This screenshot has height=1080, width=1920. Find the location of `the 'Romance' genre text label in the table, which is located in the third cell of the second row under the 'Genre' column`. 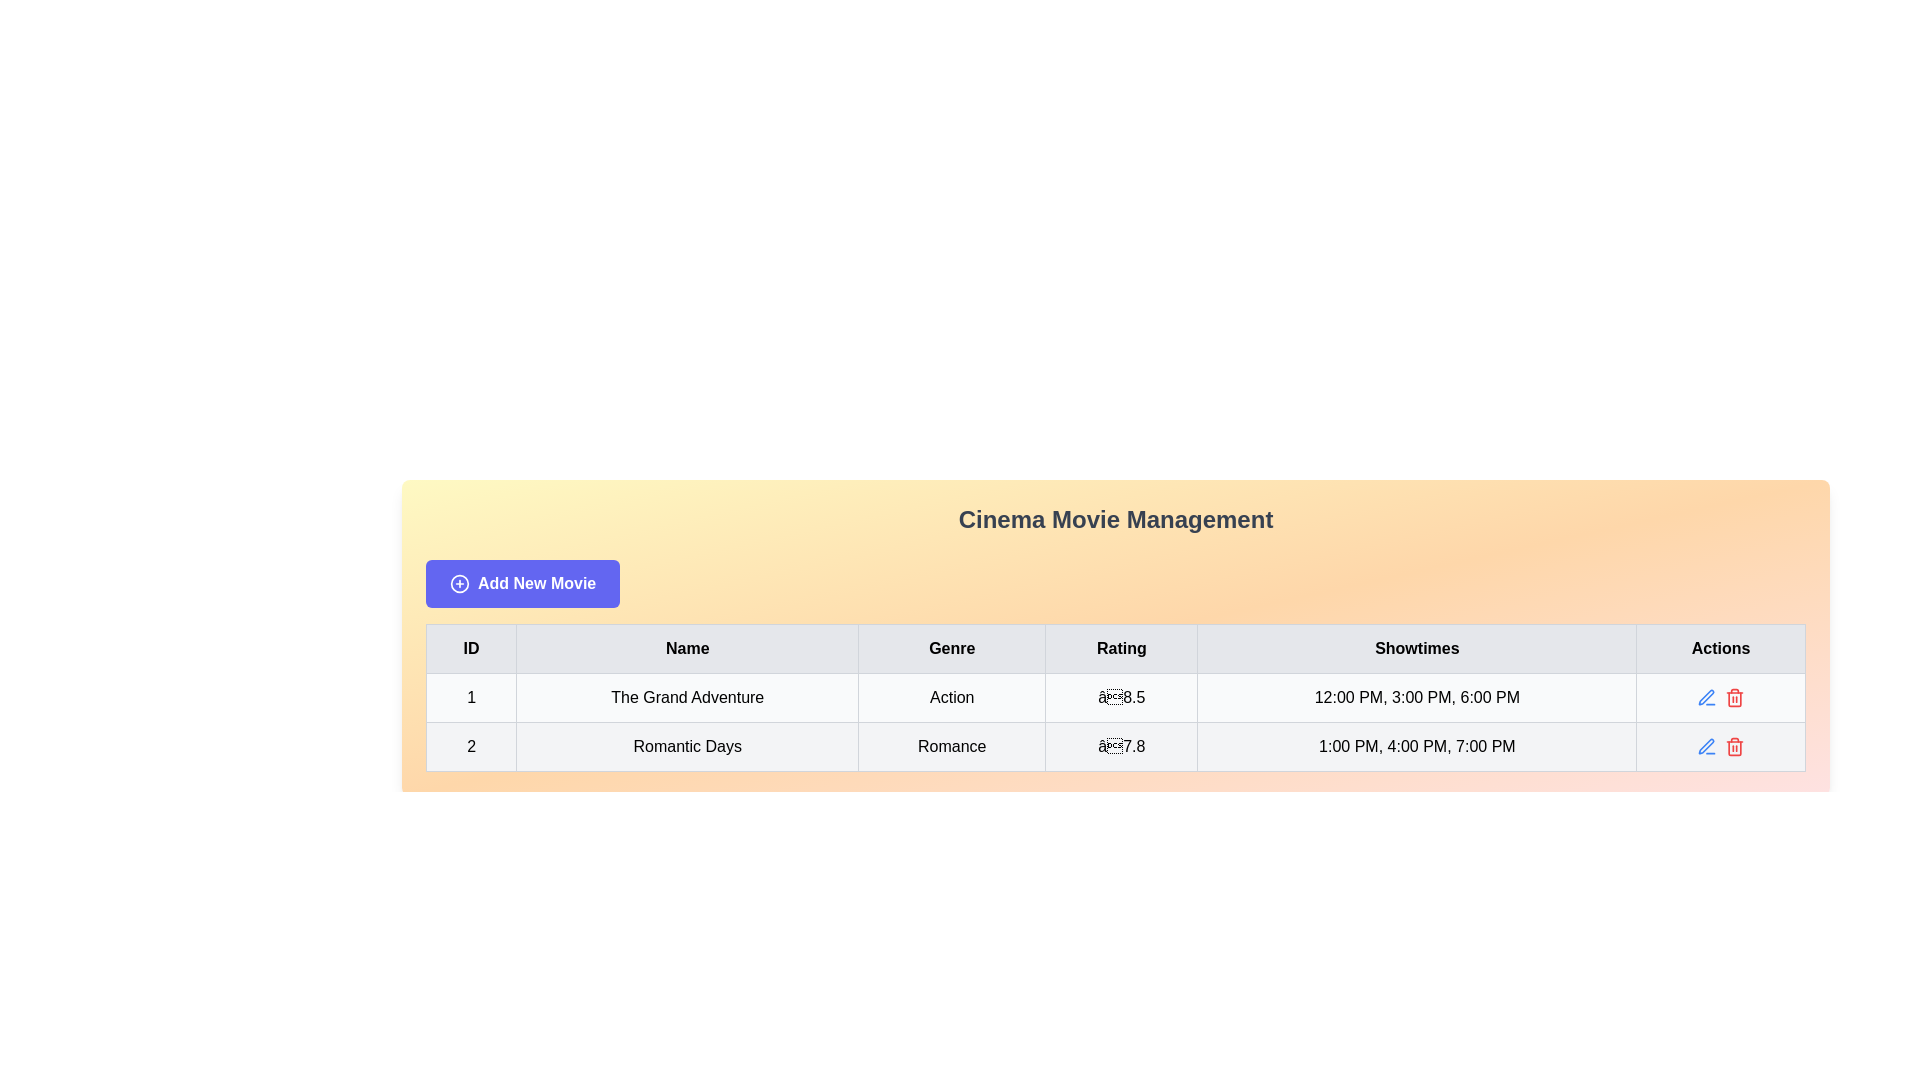

the 'Romance' genre text label in the table, which is located in the third cell of the second row under the 'Genre' column is located at coordinates (951, 747).